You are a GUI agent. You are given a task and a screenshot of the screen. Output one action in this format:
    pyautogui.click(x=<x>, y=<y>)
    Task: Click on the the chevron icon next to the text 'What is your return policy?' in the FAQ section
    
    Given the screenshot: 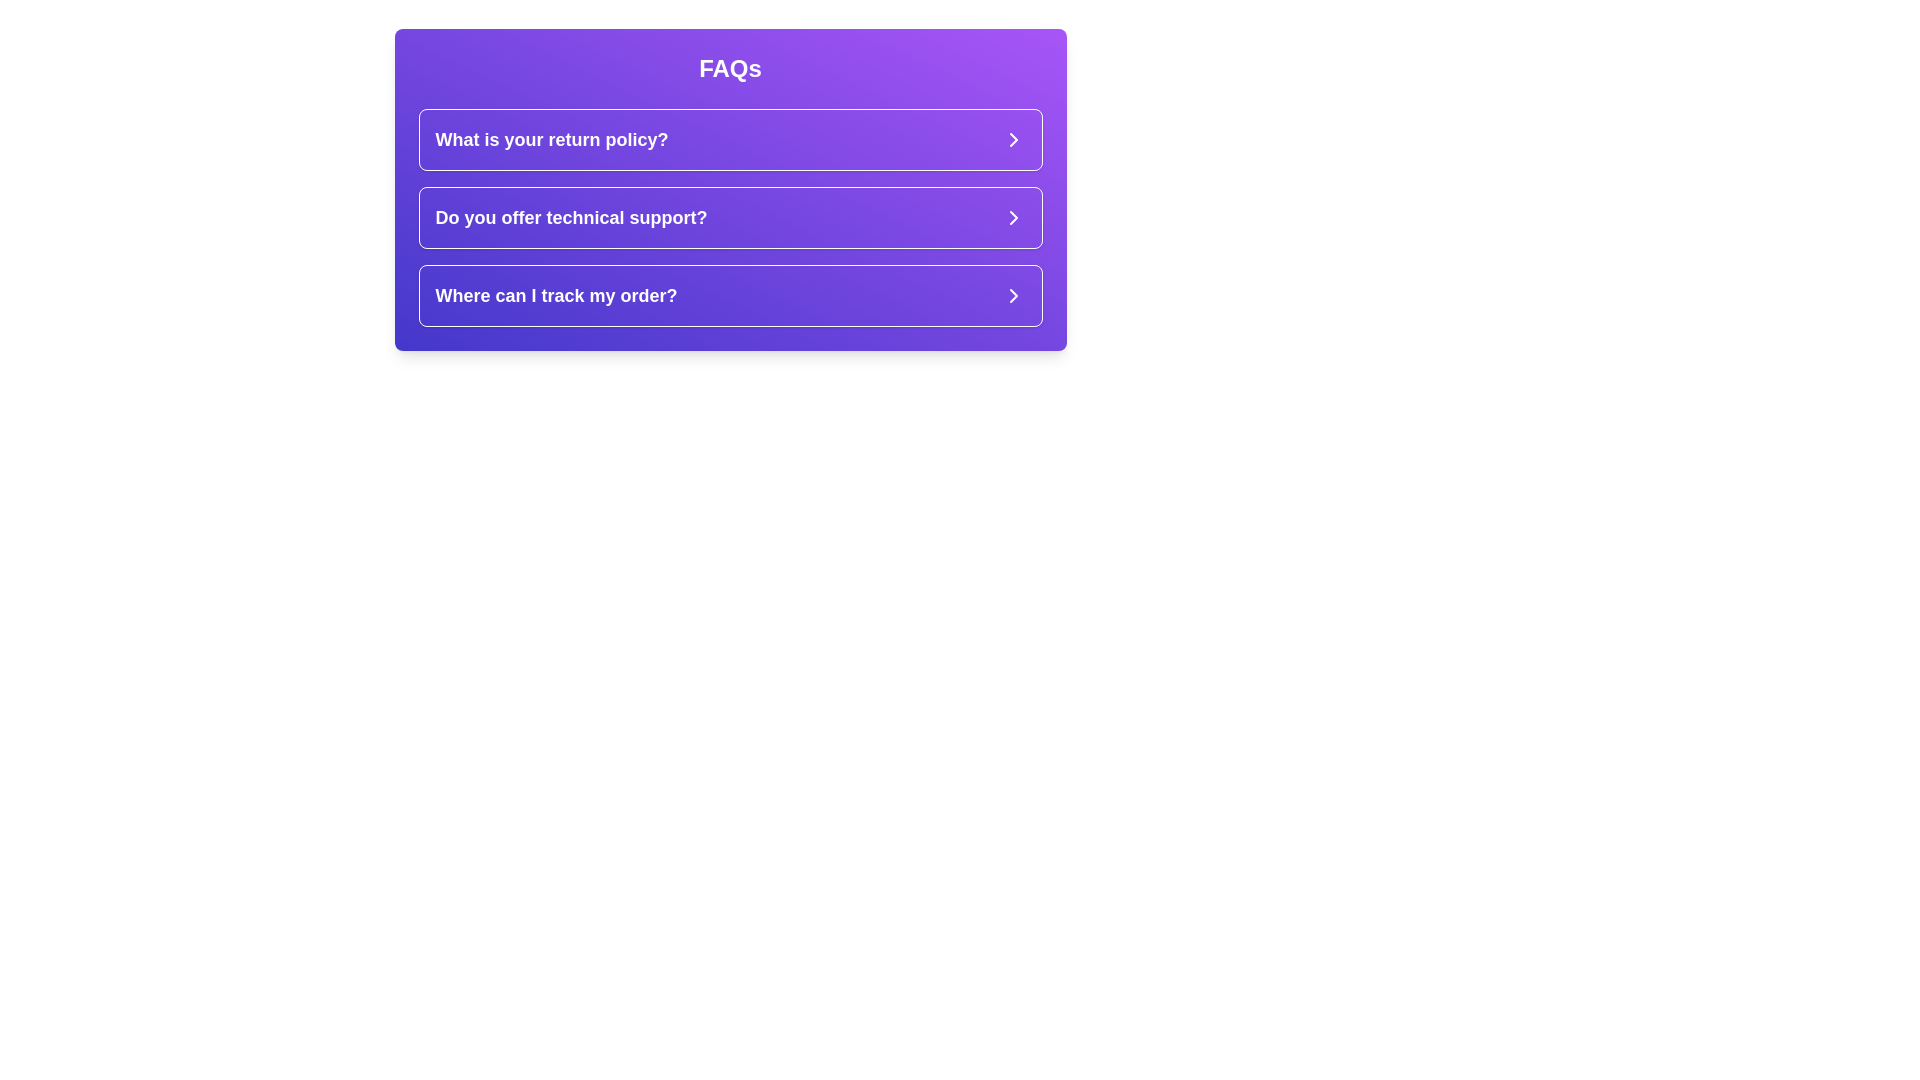 What is the action you would take?
    pyautogui.click(x=1013, y=138)
    